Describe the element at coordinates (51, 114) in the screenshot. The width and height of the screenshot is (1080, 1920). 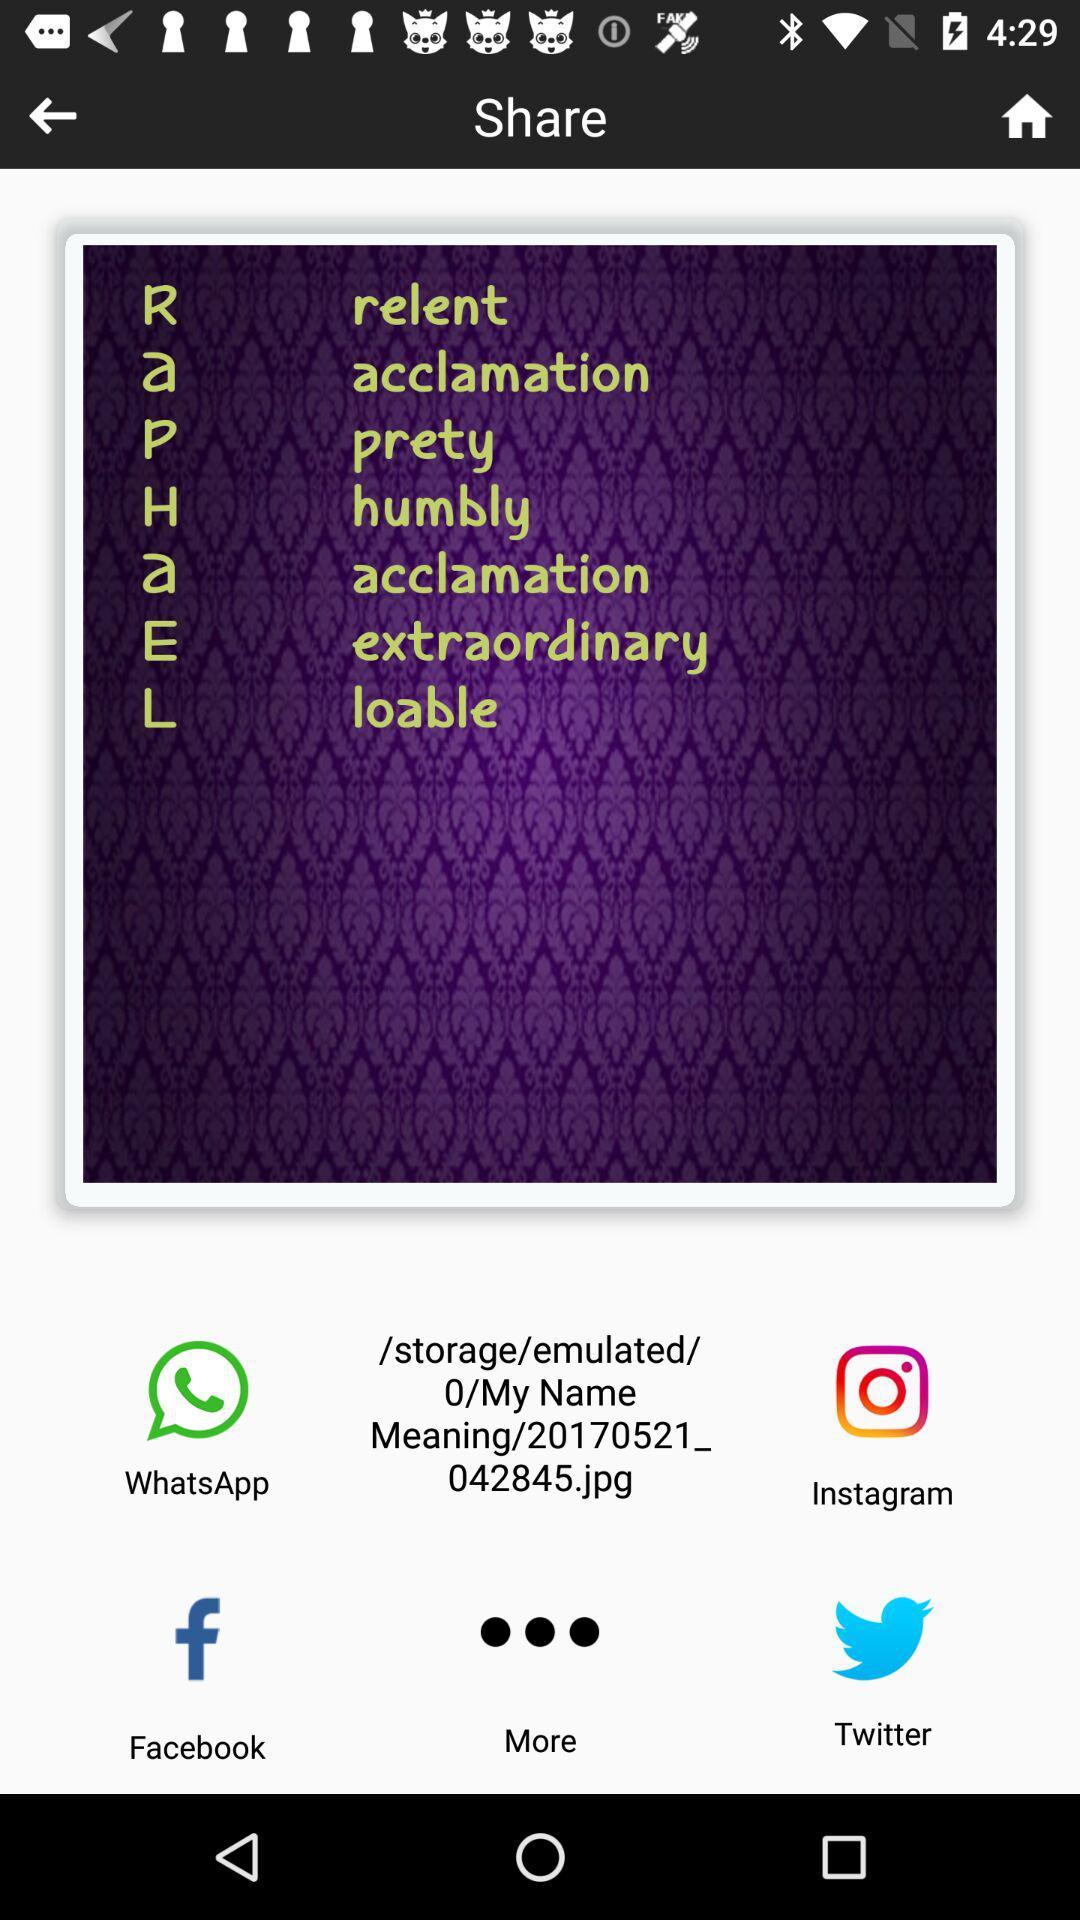
I see `item to the left of the share item` at that location.